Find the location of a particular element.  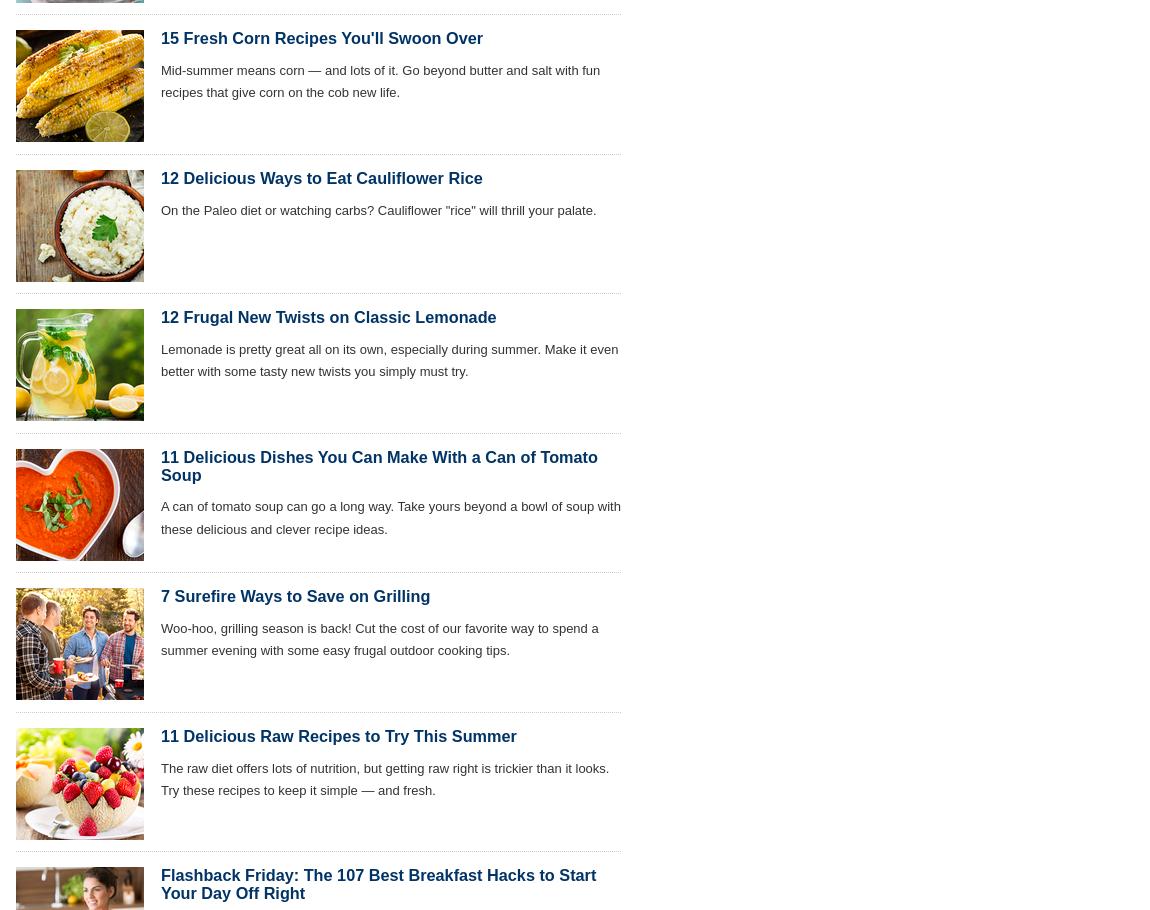

'11 Delicious Raw Recipes to Try This Summer' is located at coordinates (338, 734).